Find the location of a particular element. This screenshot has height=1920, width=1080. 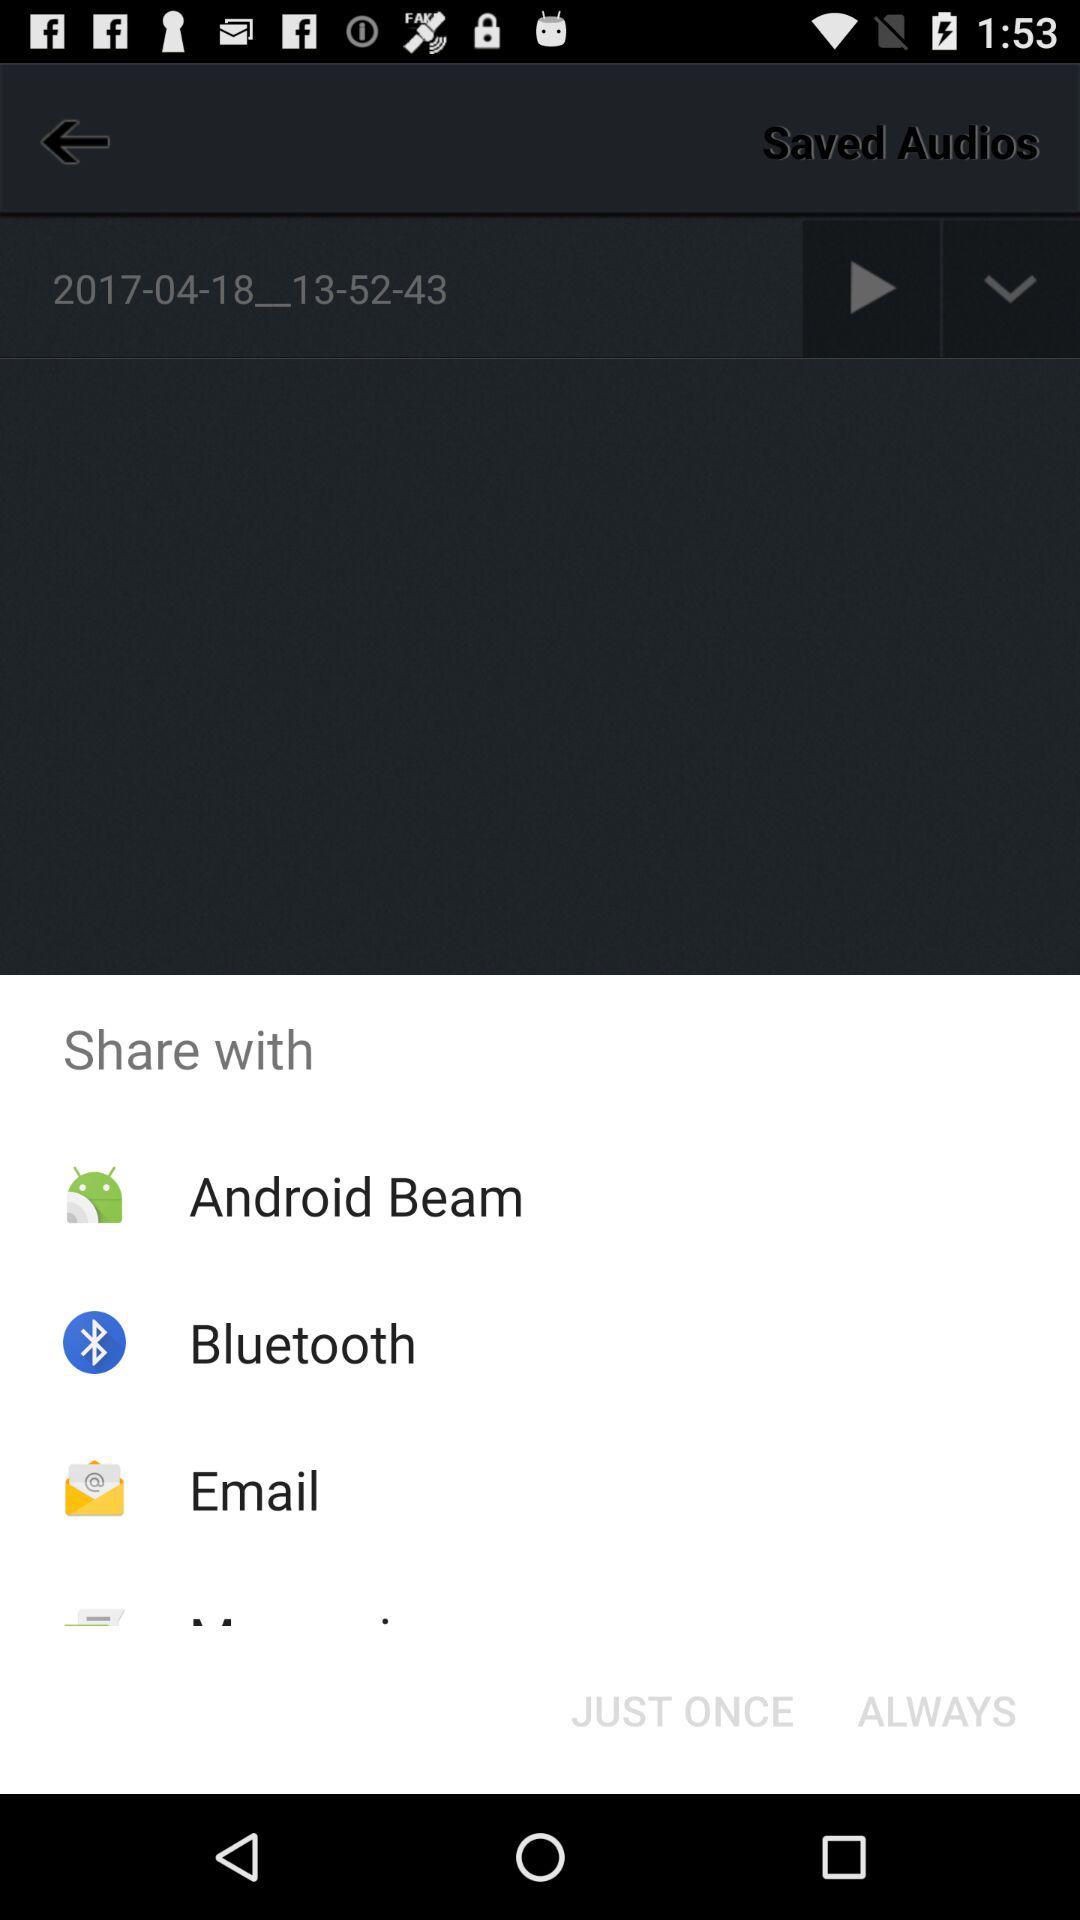

the icon at the bottom right corner is located at coordinates (937, 1708).